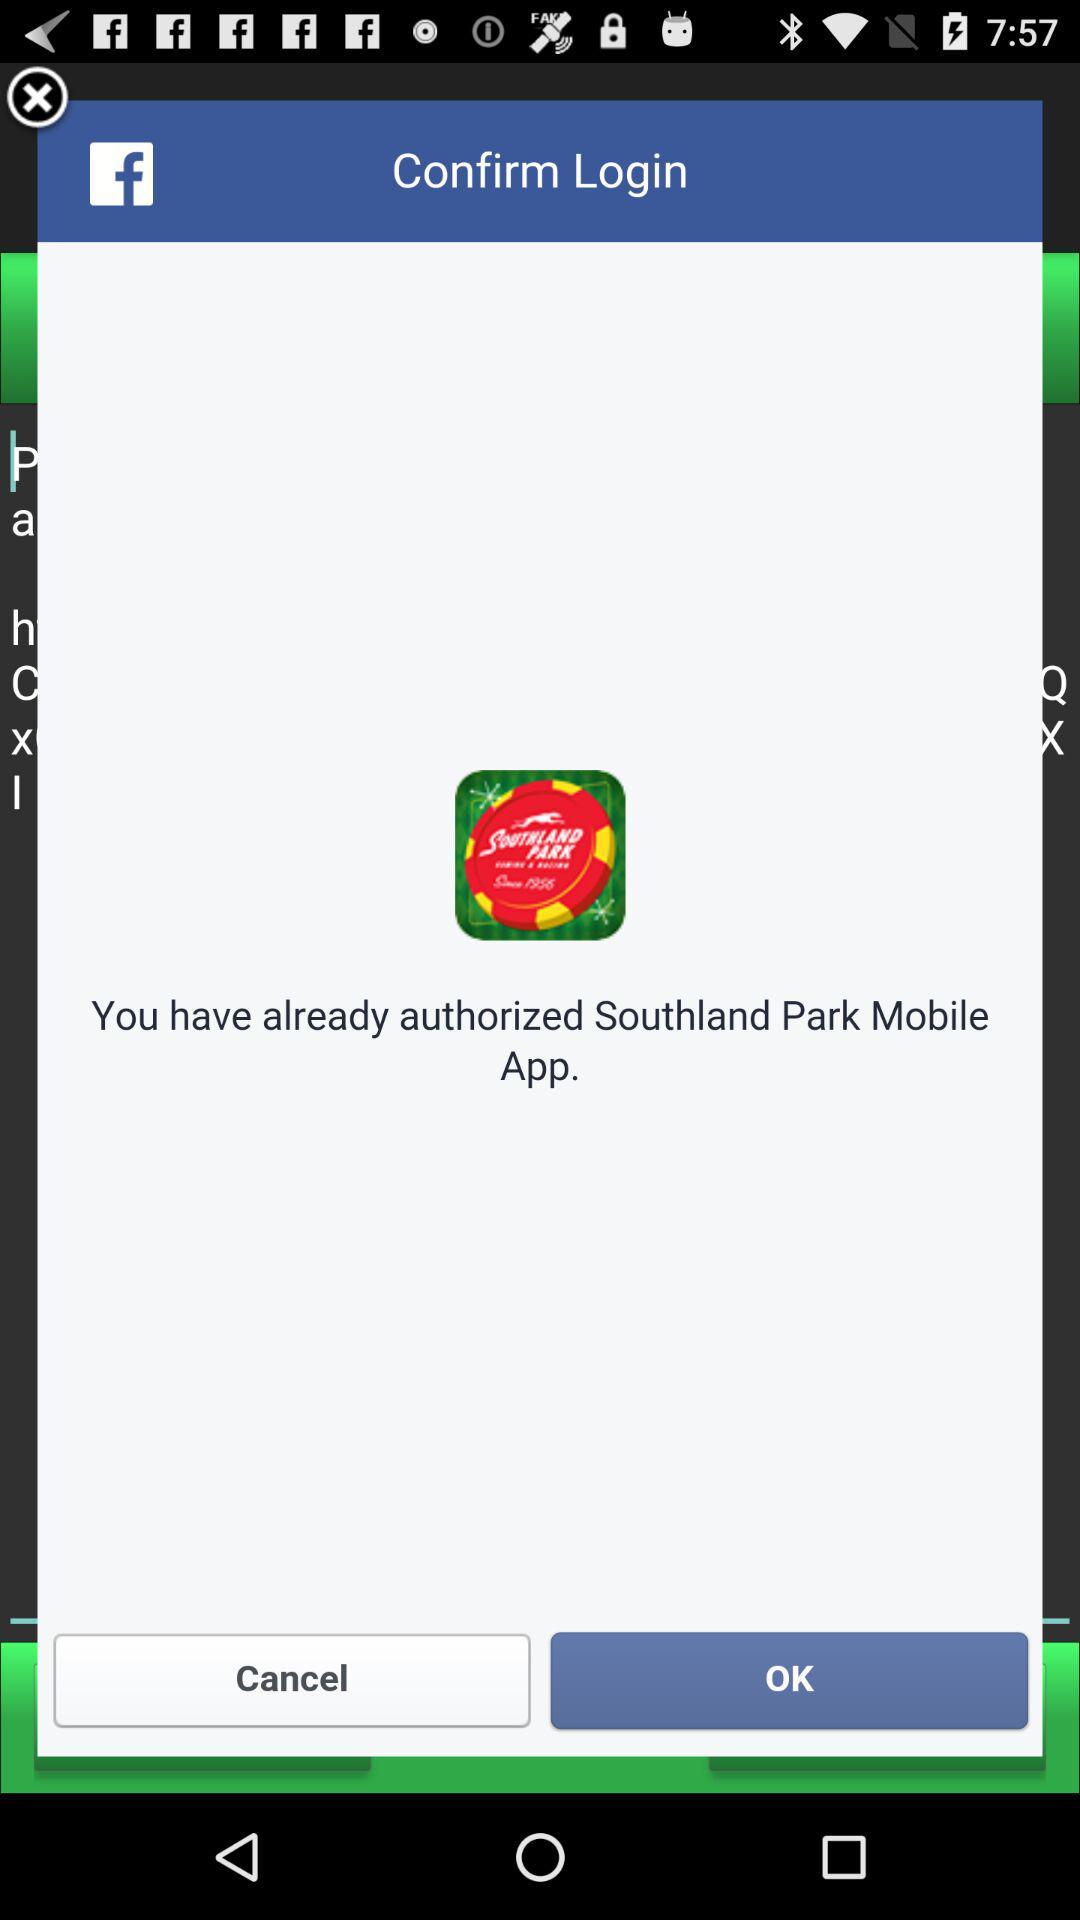 The height and width of the screenshot is (1920, 1080). I want to click on popup, so click(37, 99).